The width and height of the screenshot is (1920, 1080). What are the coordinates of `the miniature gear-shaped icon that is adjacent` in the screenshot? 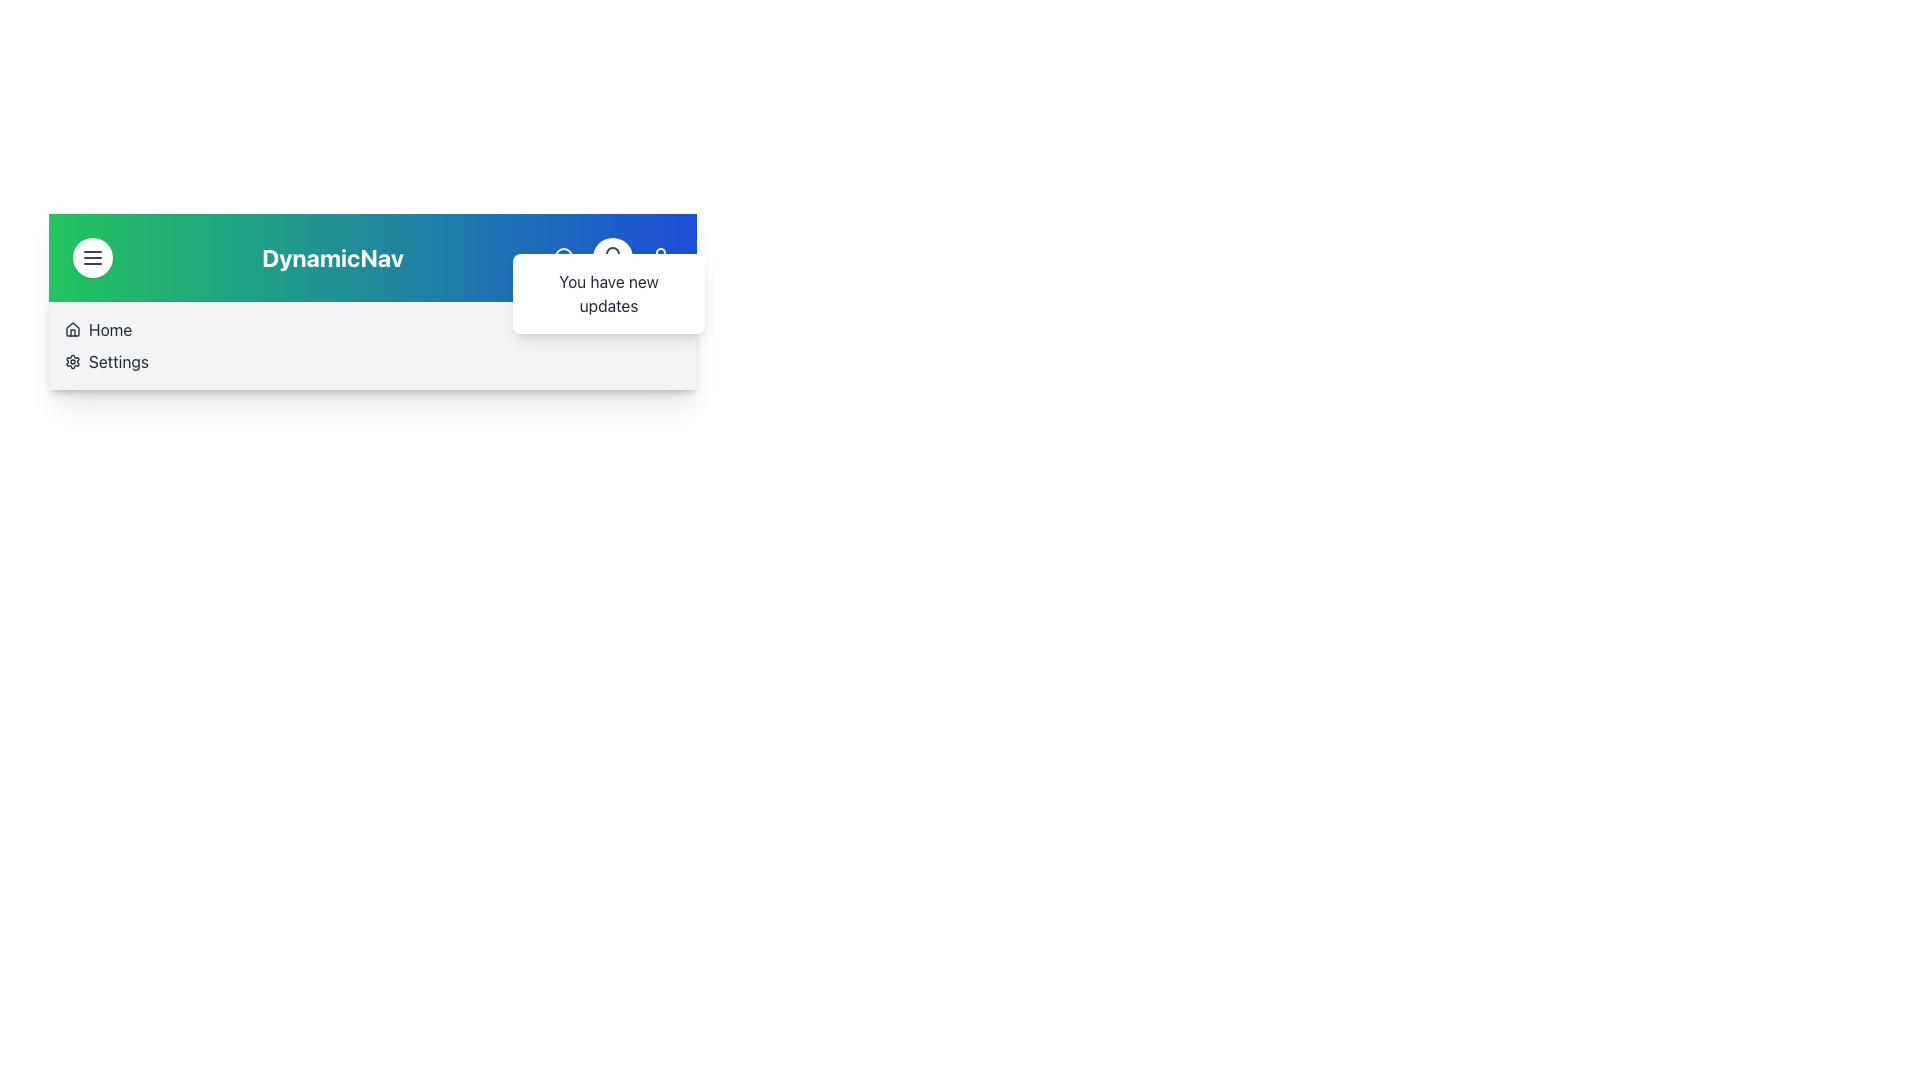 It's located at (72, 362).